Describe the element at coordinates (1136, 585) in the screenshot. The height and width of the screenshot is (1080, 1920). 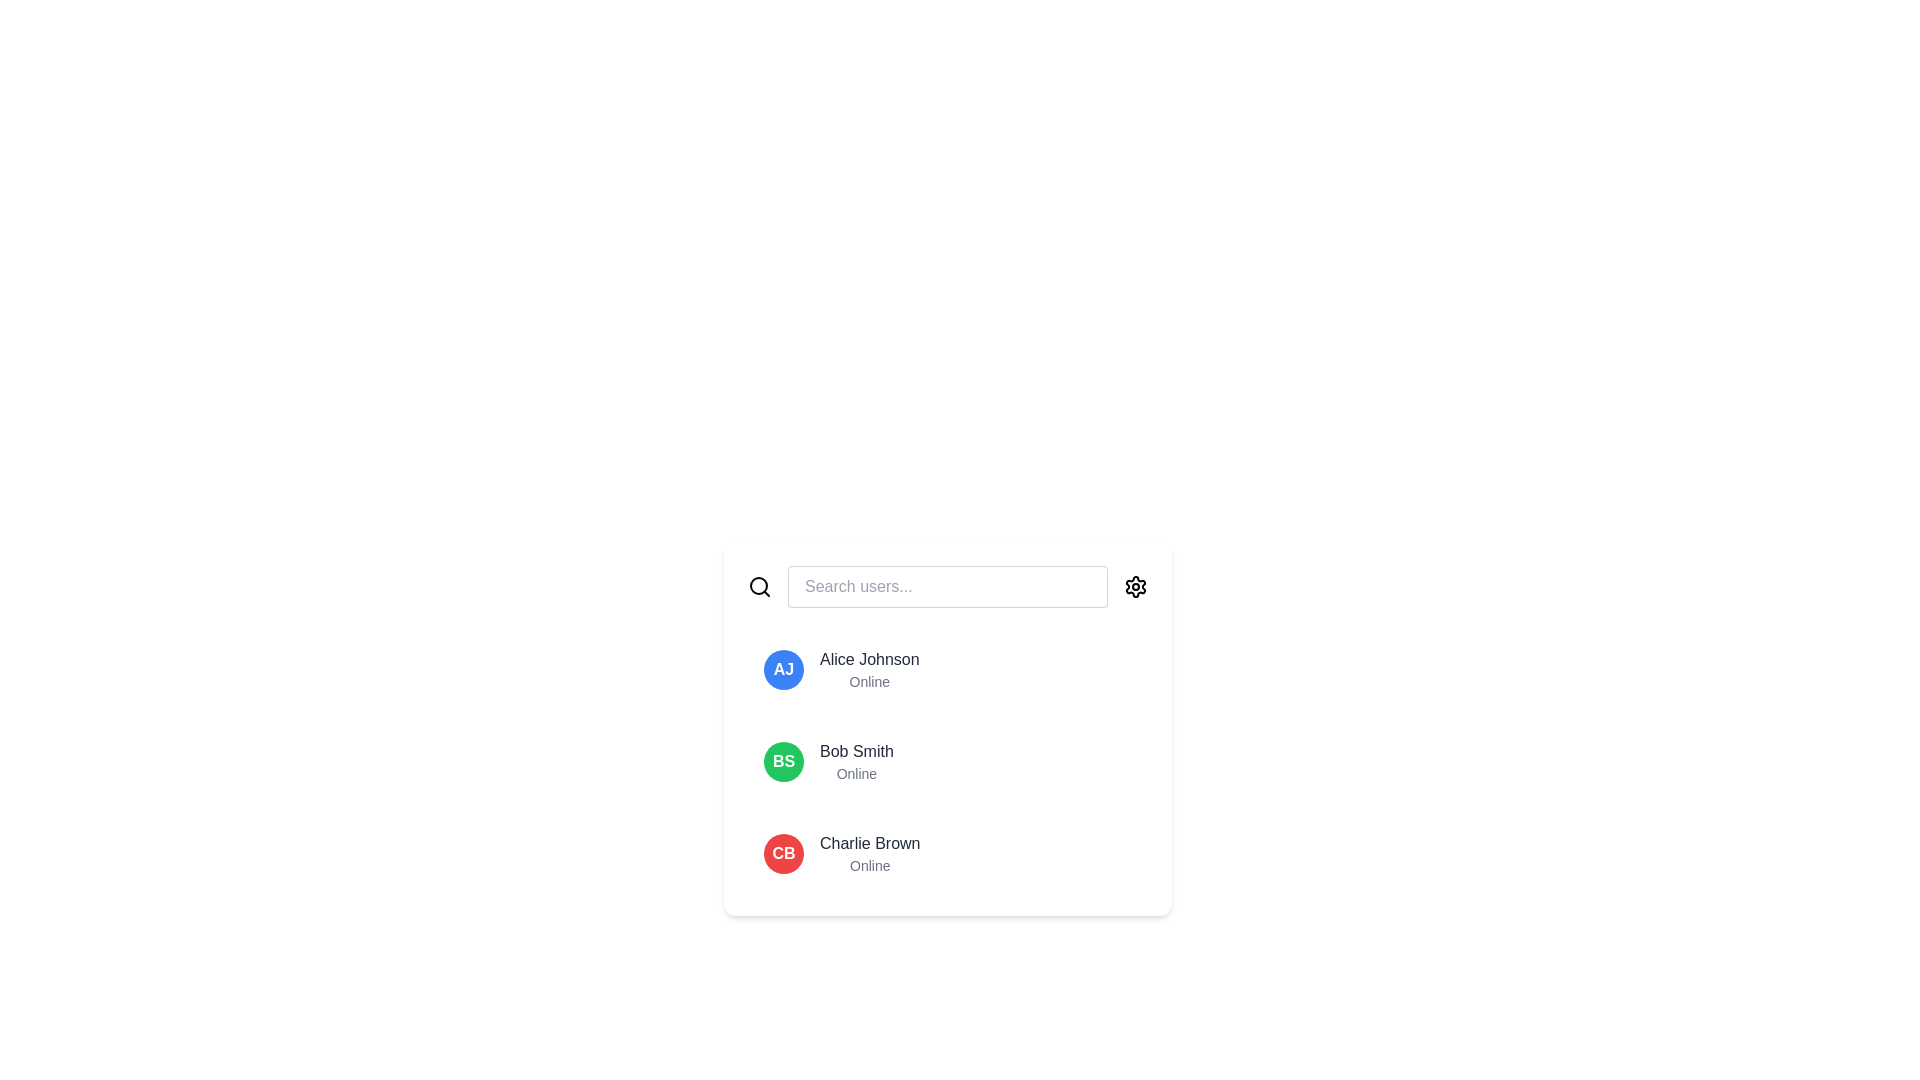
I see `the gear-shaped icon with a hollow outline and central circle` at that location.